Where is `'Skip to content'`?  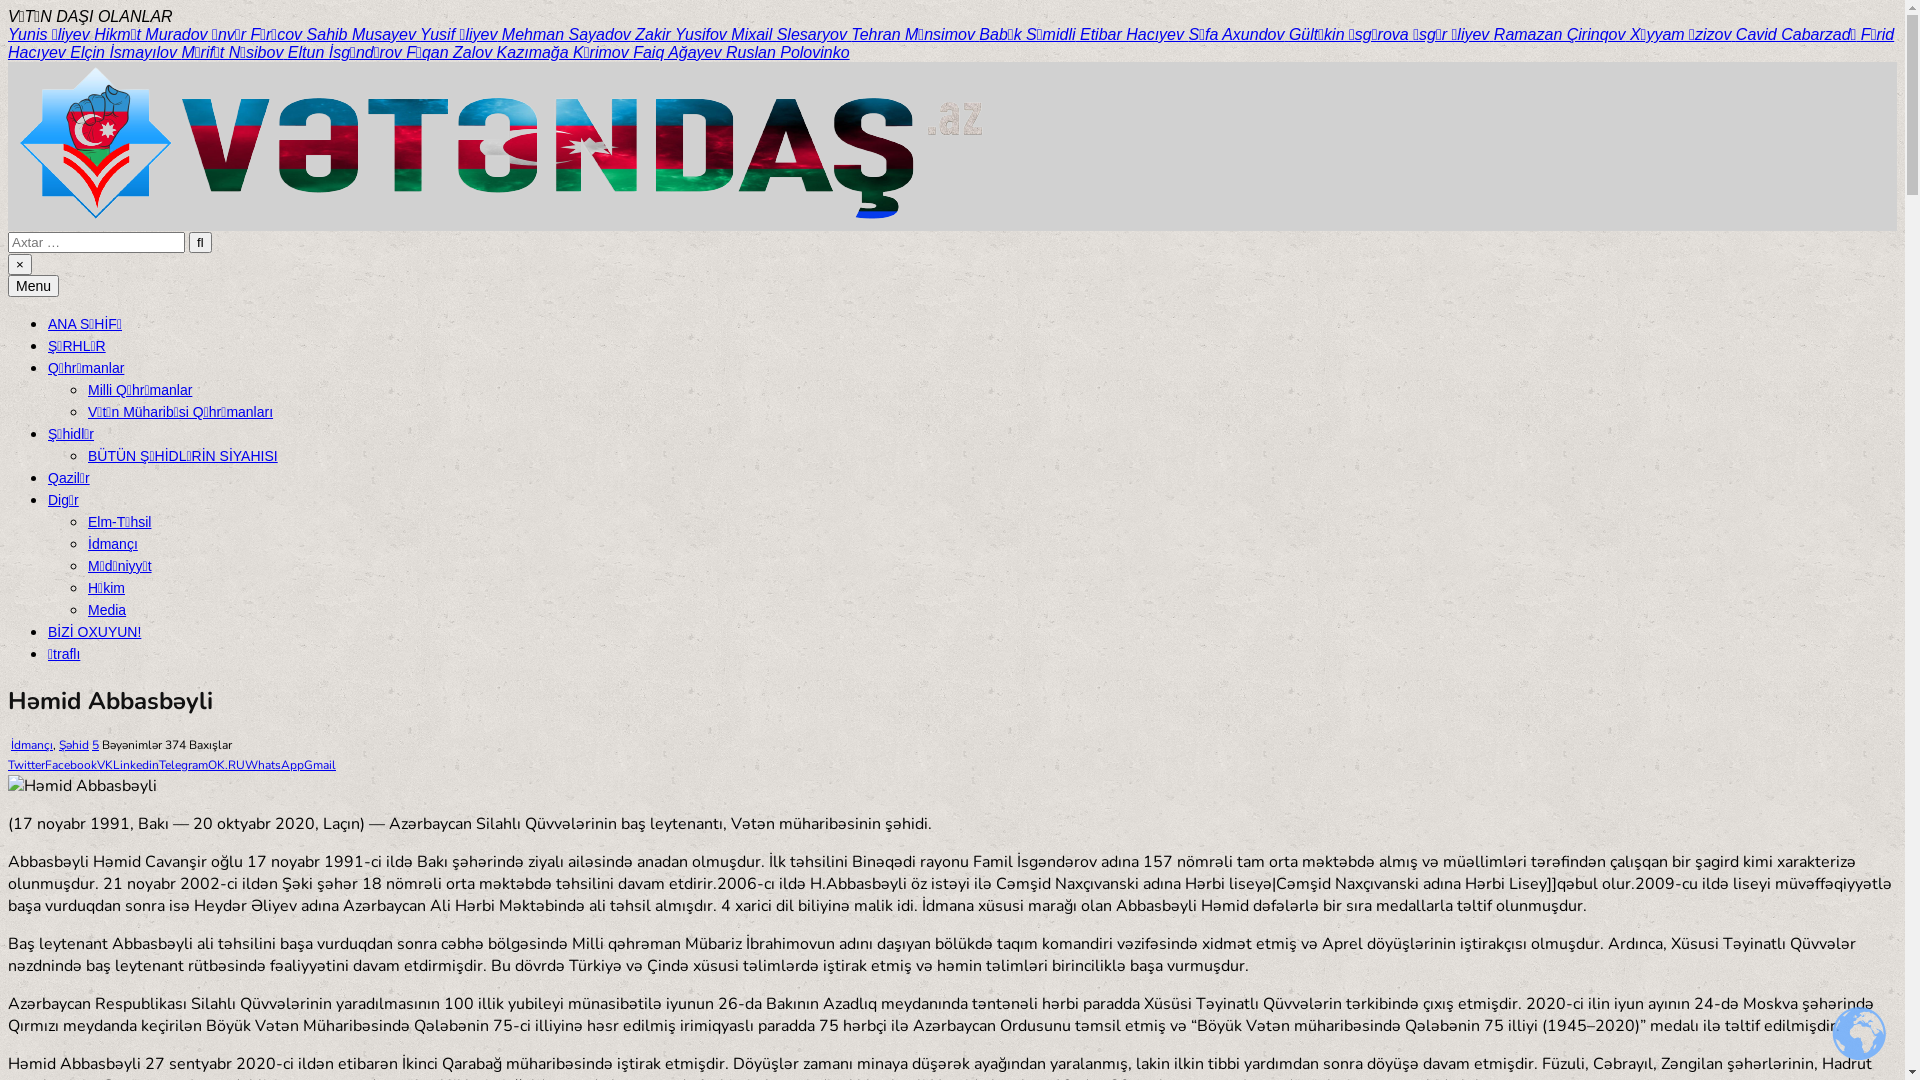
'Skip to content' is located at coordinates (7, 7).